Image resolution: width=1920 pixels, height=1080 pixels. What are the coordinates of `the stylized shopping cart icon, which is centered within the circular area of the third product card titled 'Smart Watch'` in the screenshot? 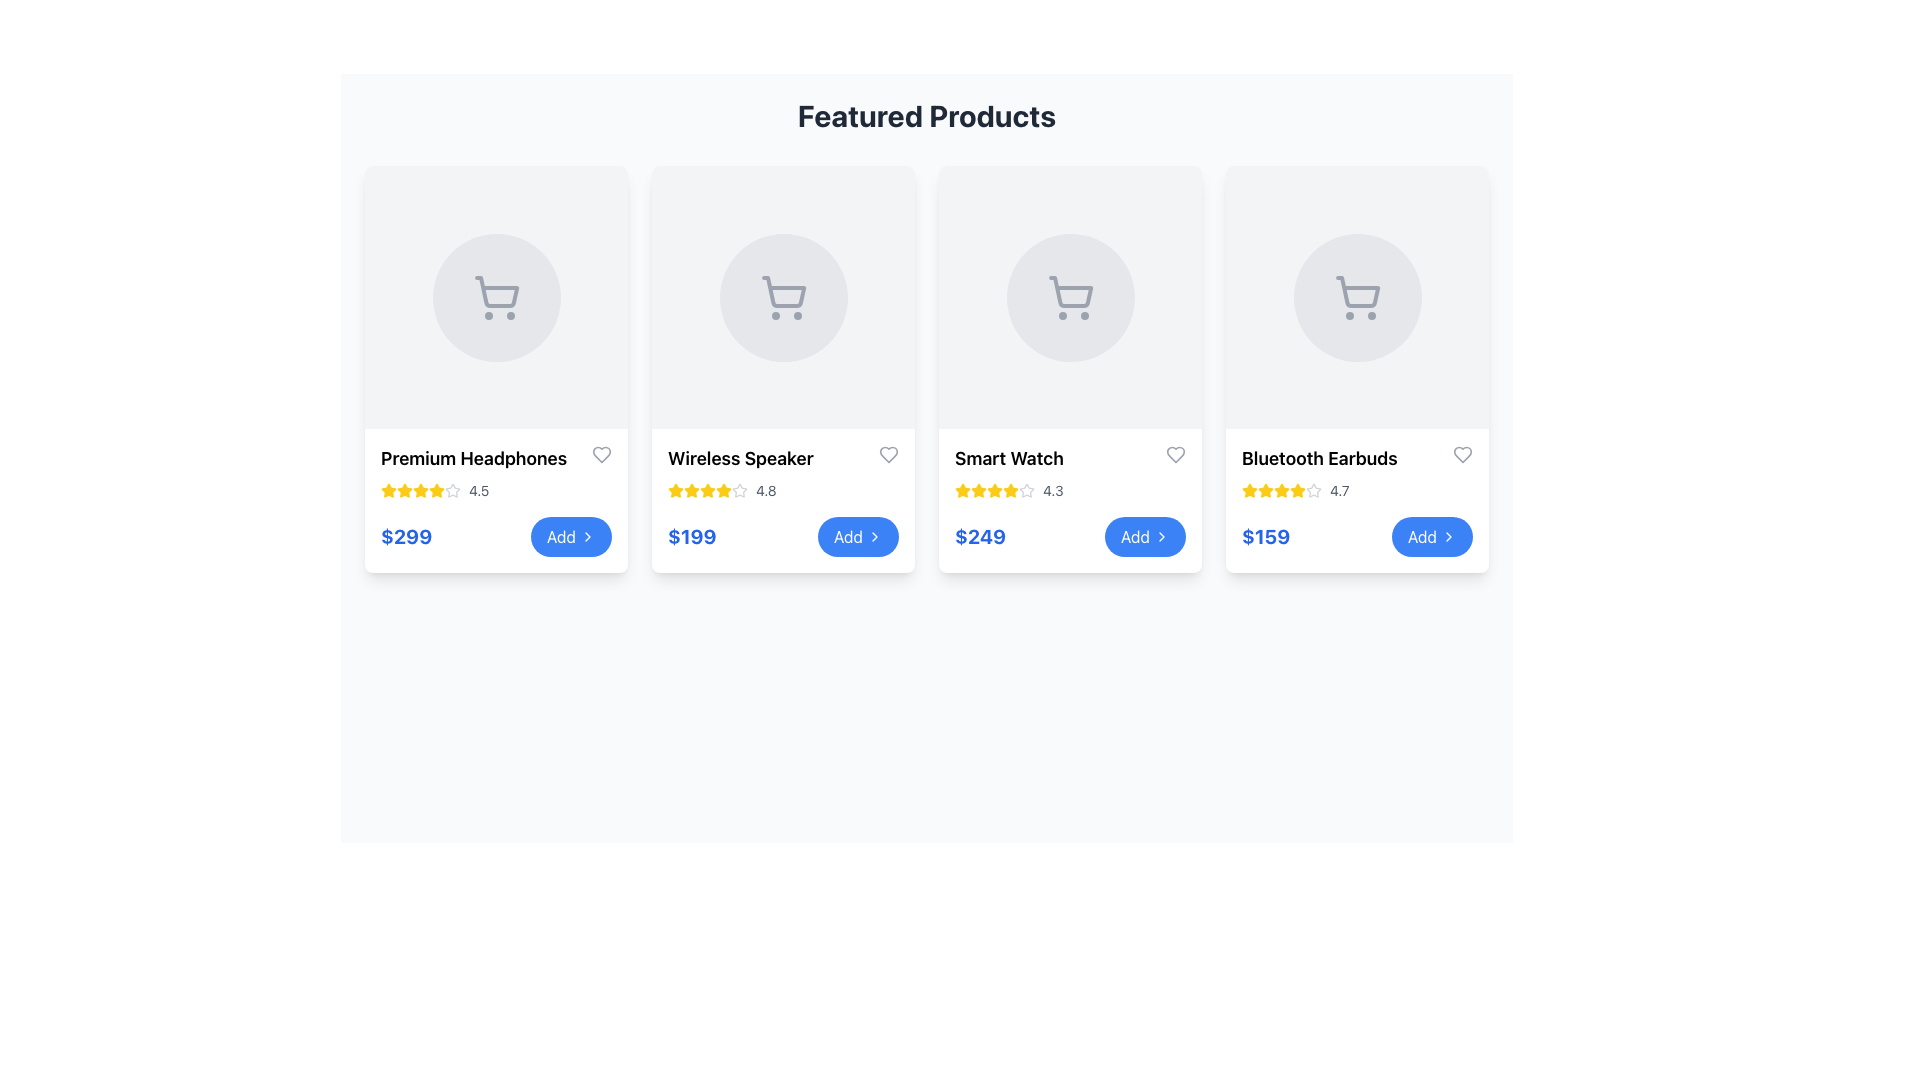 It's located at (1069, 291).